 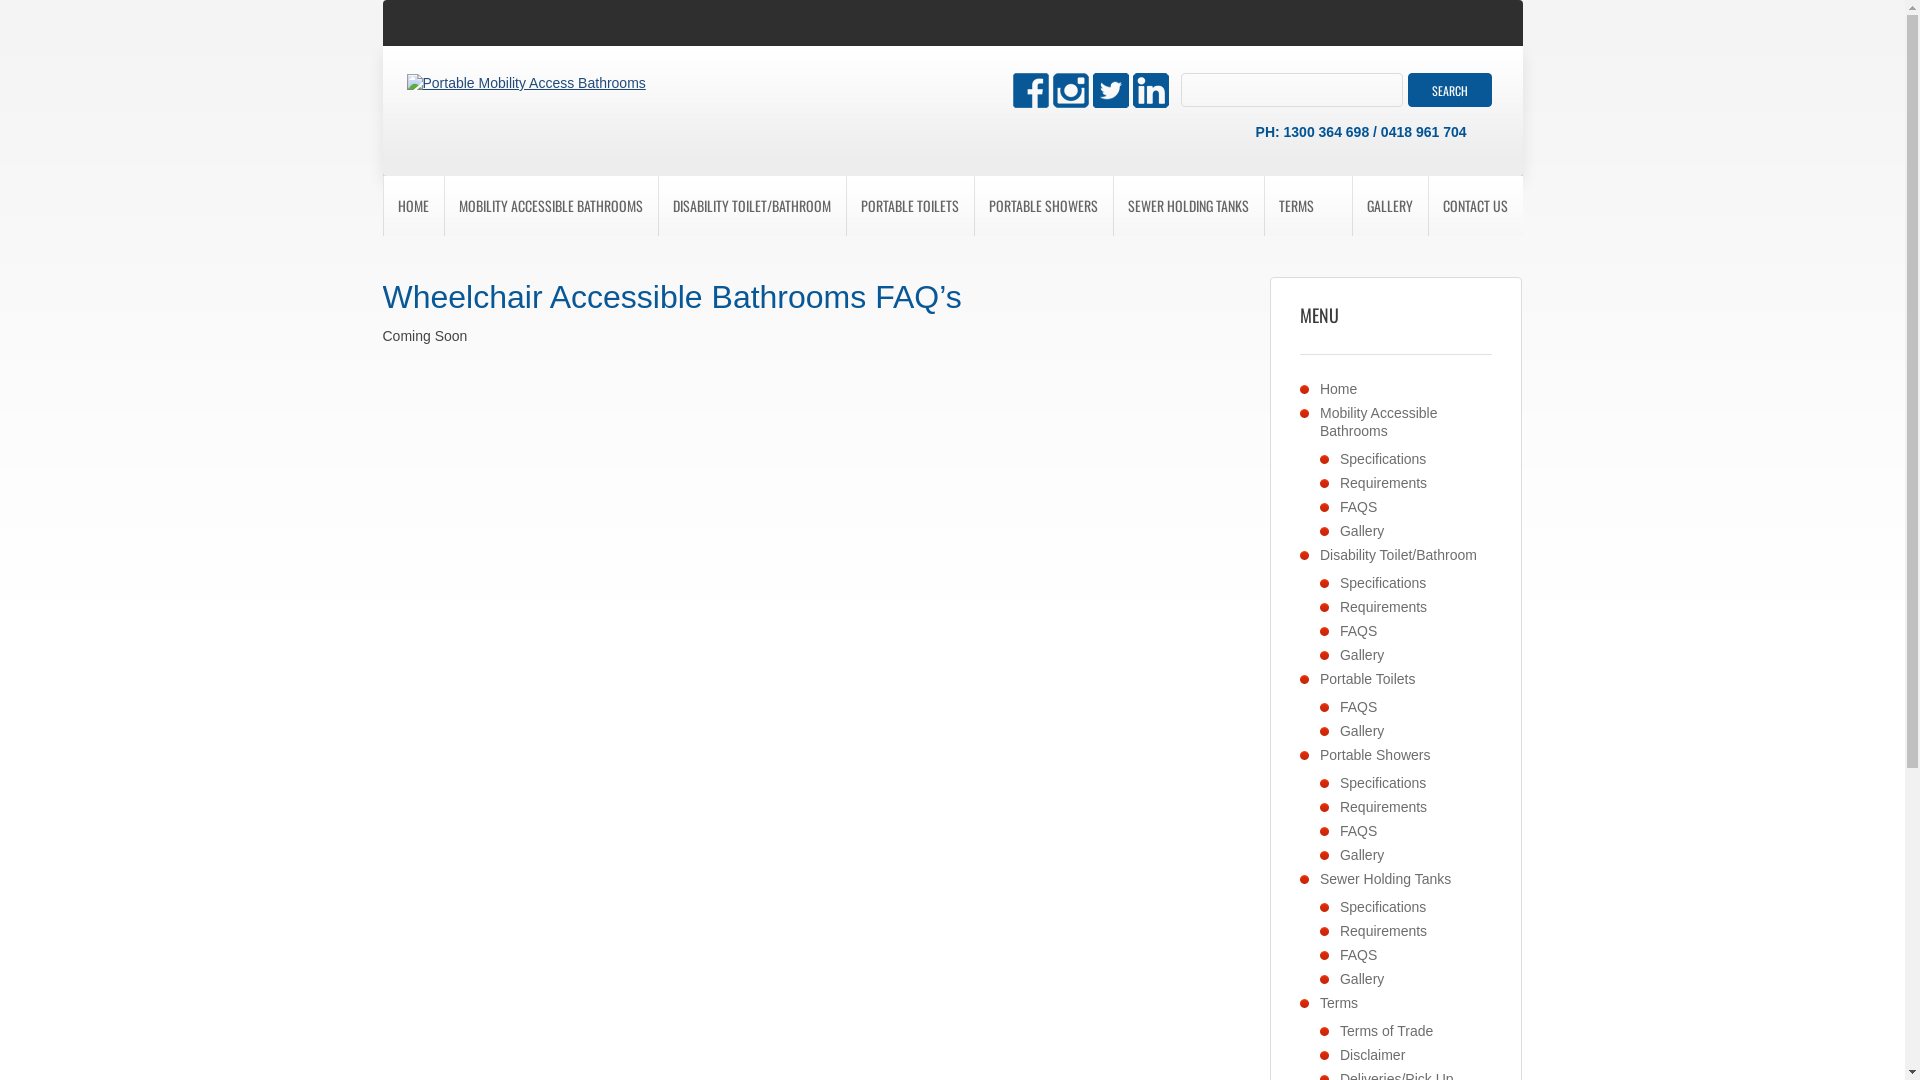 What do you see at coordinates (1382, 482) in the screenshot?
I see `'Requirements'` at bounding box center [1382, 482].